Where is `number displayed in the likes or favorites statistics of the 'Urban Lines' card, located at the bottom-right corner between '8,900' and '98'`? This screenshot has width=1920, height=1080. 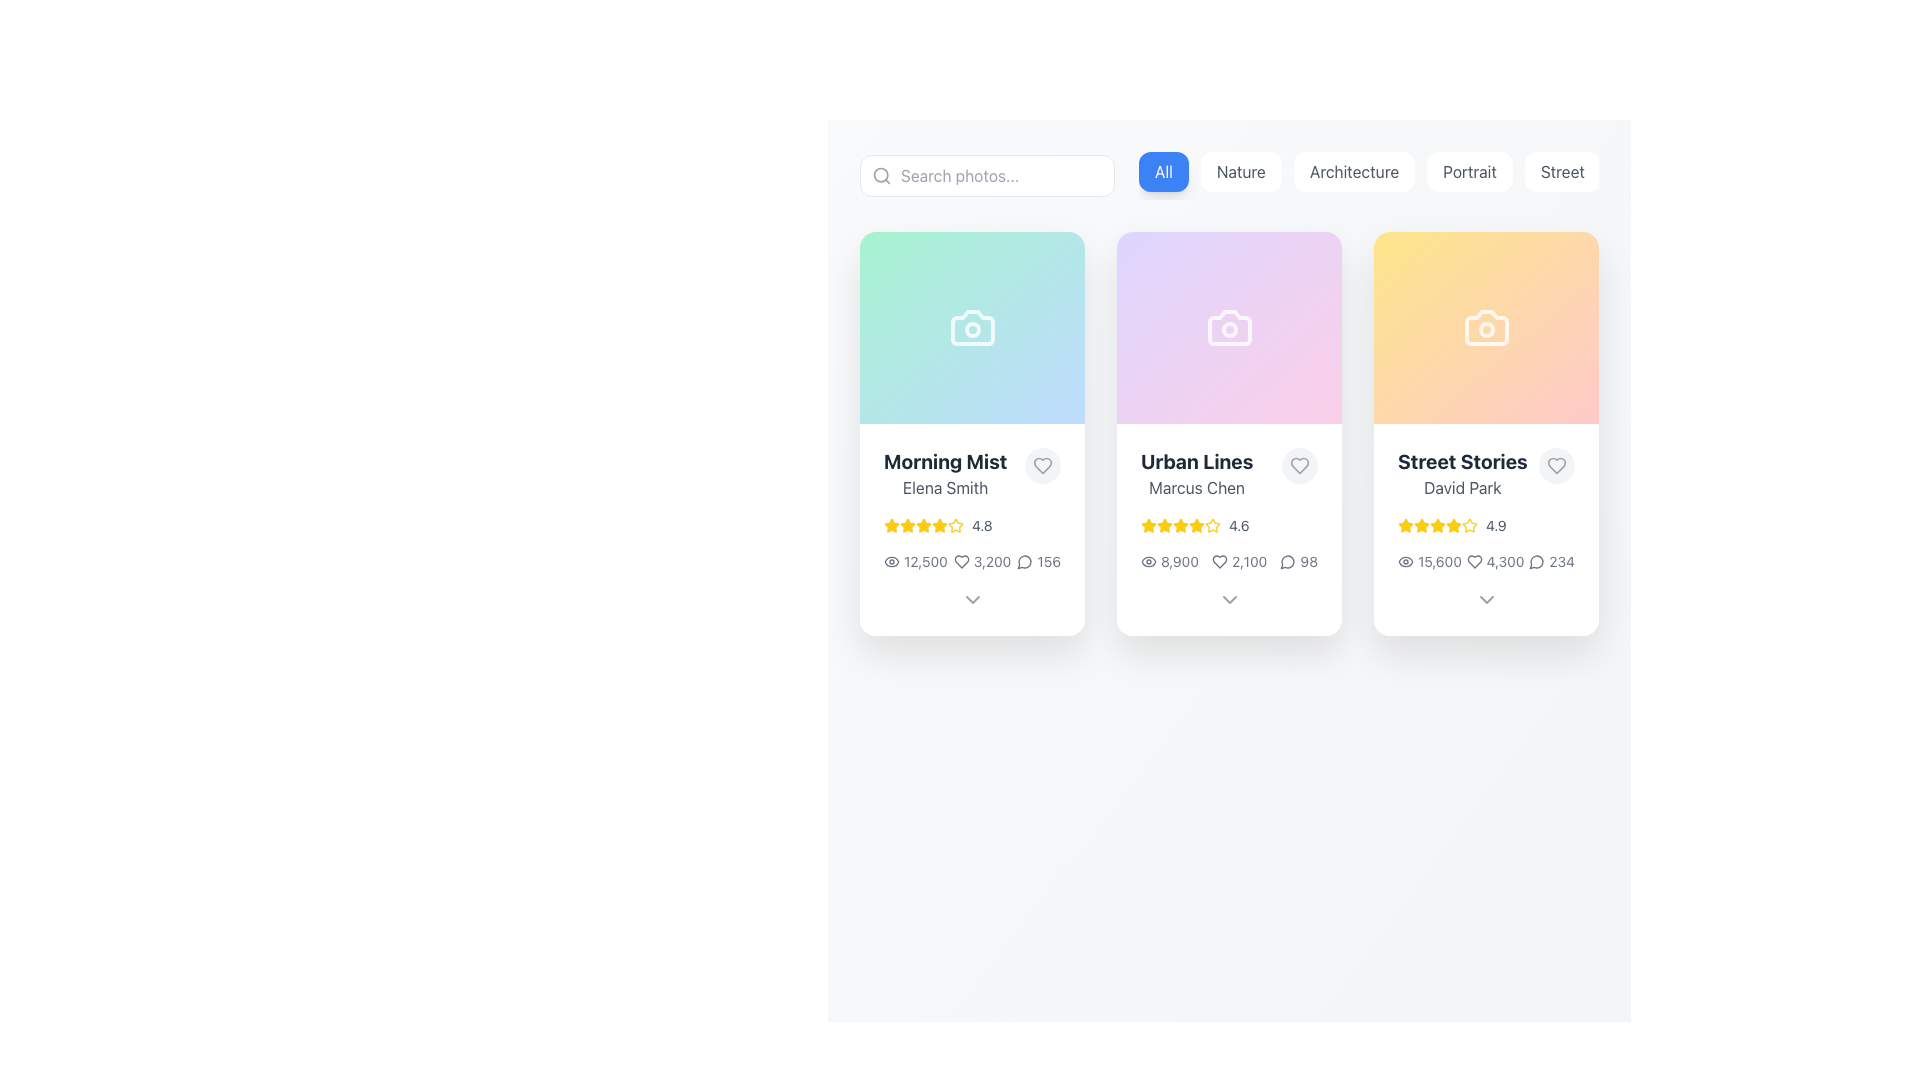 number displayed in the likes or favorites statistics of the 'Urban Lines' card, located at the bottom-right corner between '8,900' and '98' is located at coordinates (1238, 562).